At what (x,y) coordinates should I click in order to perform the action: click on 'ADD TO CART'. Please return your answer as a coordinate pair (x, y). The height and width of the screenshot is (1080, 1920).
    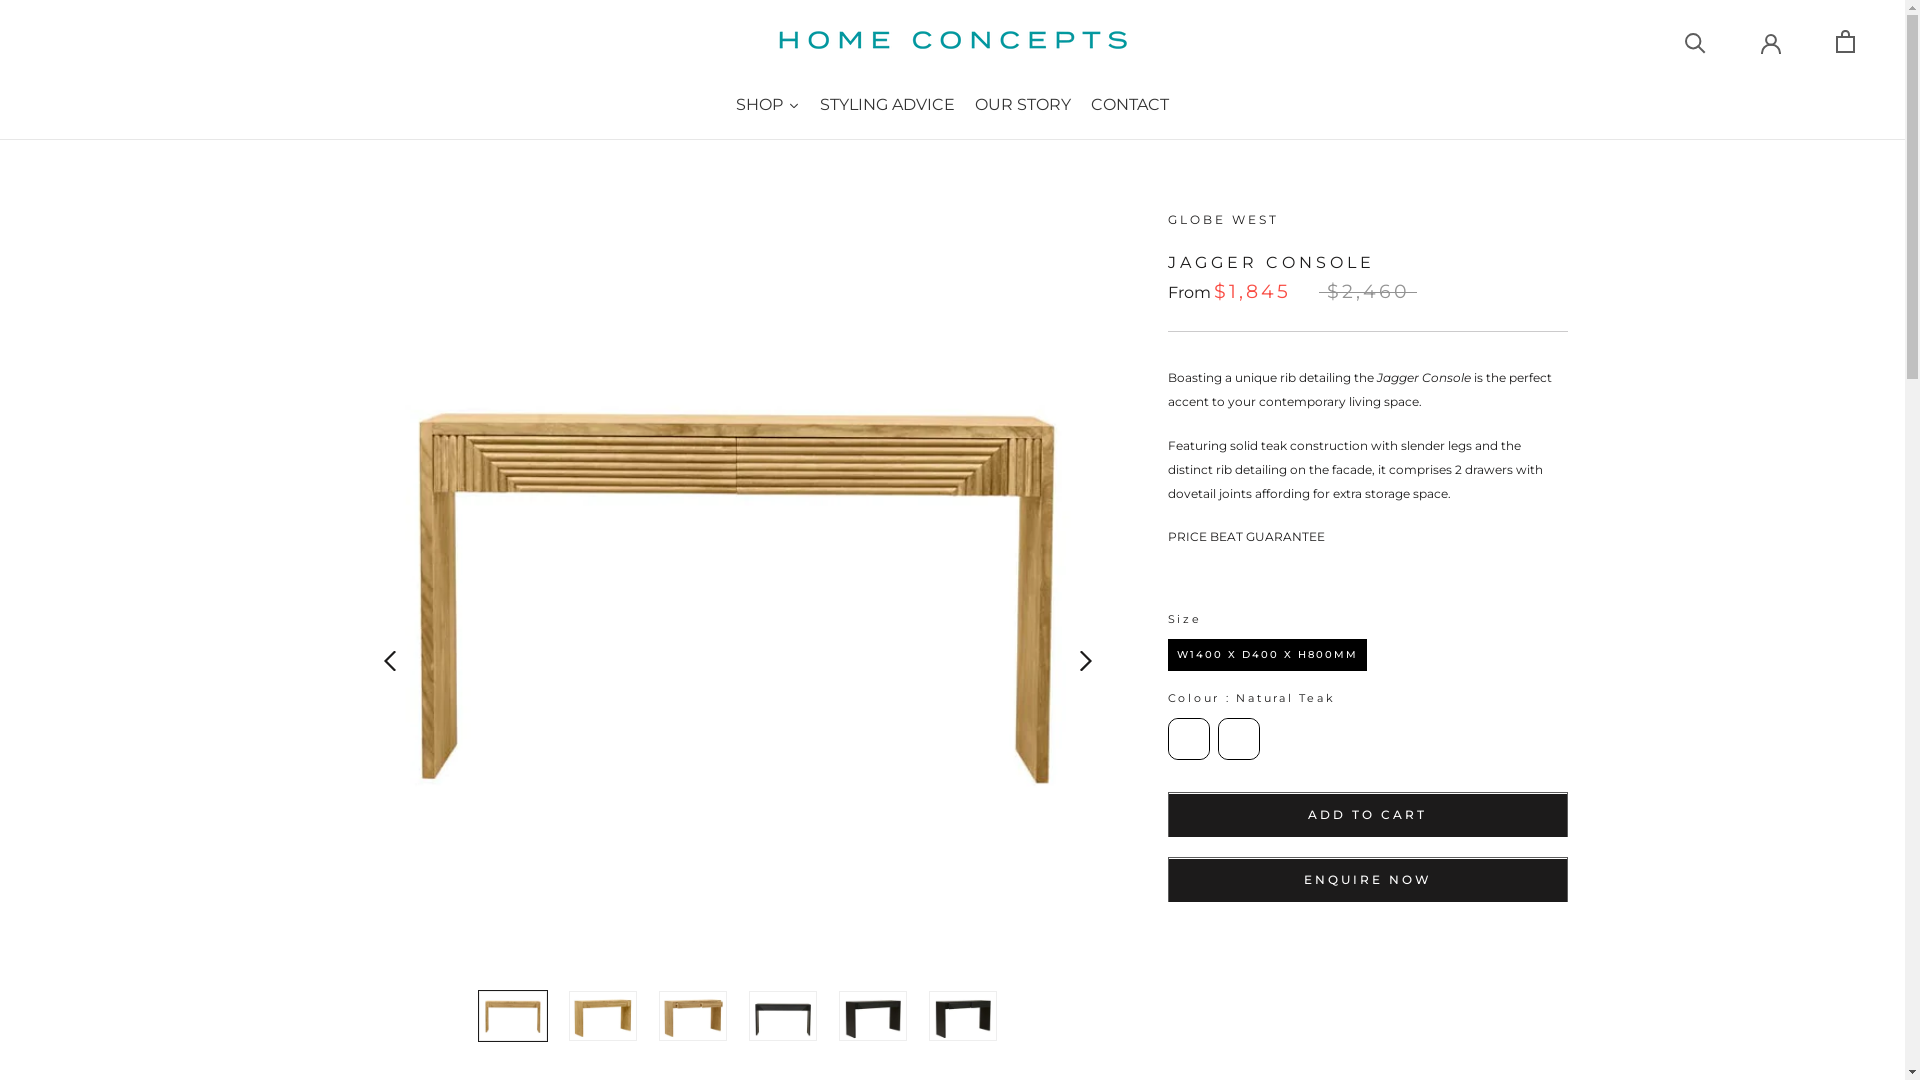
    Looking at the image, I should click on (1367, 814).